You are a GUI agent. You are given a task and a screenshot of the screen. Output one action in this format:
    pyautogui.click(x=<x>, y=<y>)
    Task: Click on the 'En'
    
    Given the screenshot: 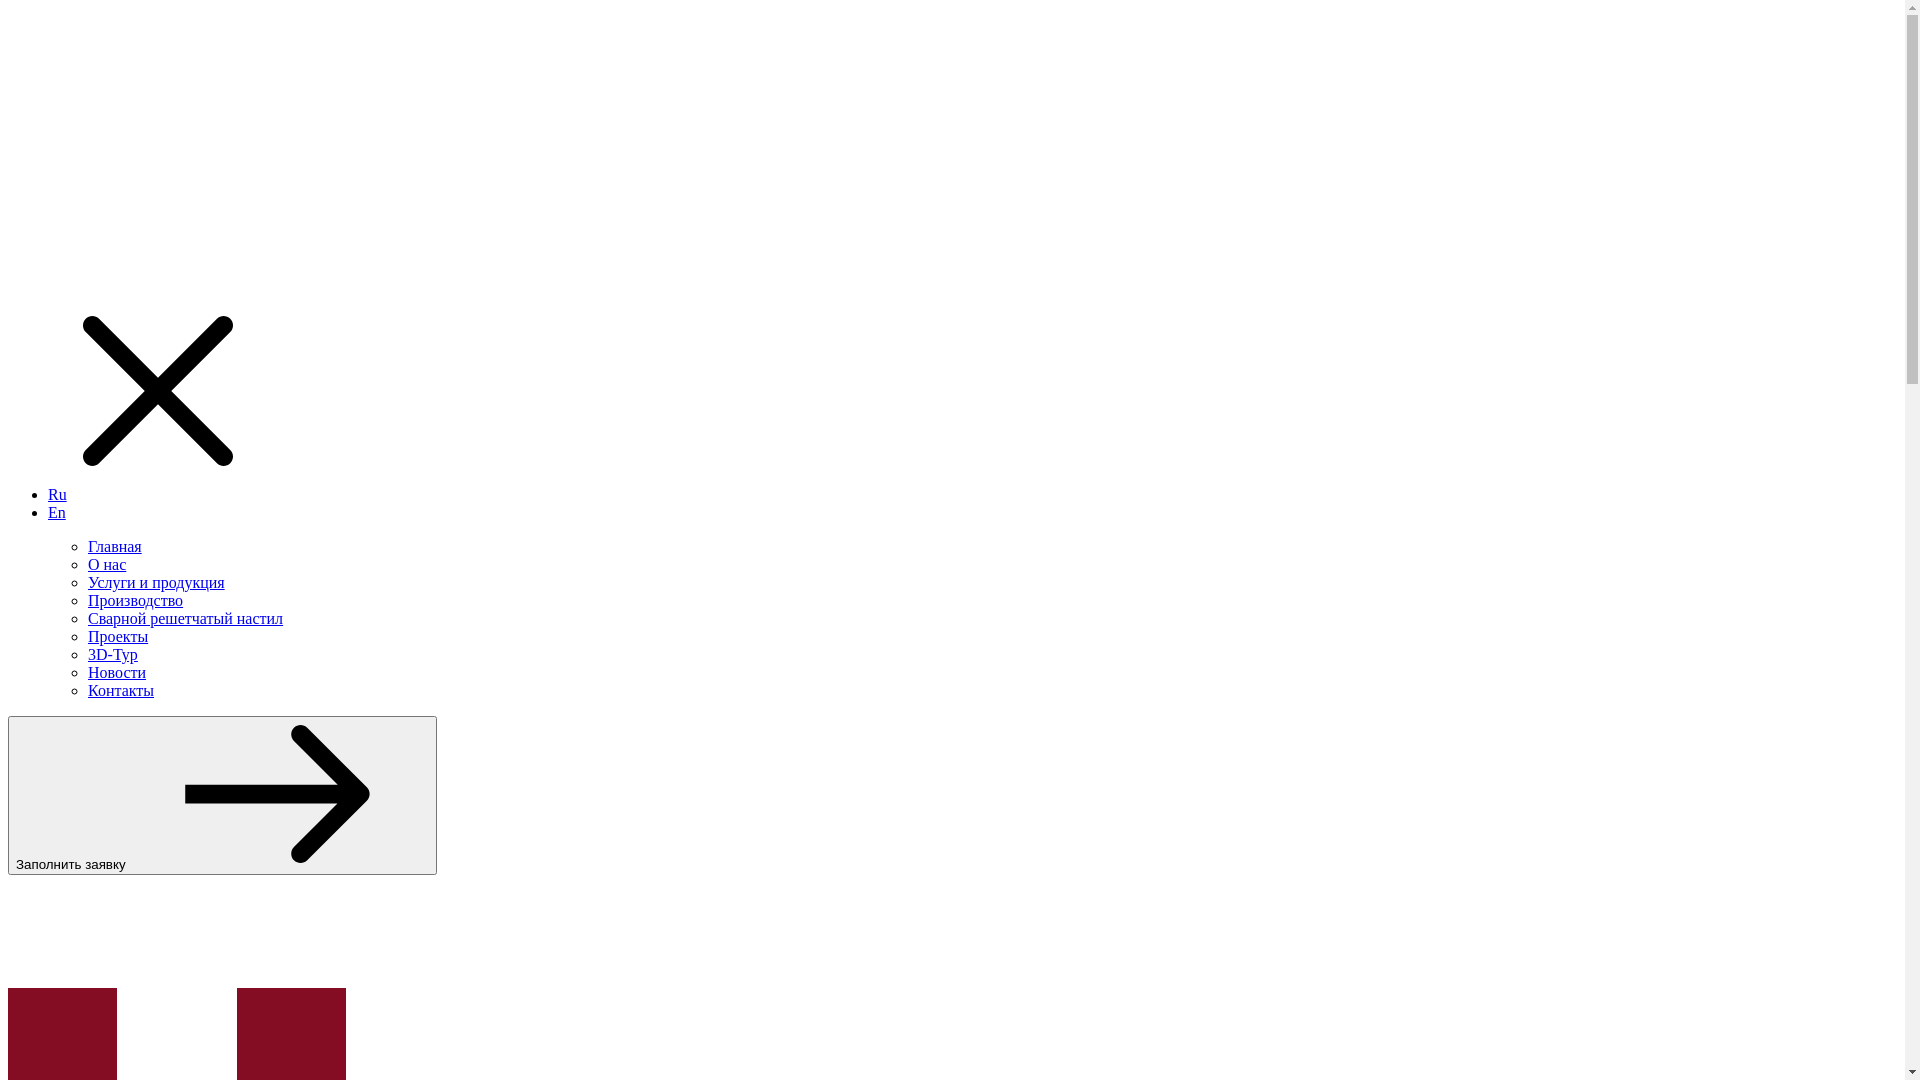 What is the action you would take?
    pyautogui.click(x=48, y=511)
    